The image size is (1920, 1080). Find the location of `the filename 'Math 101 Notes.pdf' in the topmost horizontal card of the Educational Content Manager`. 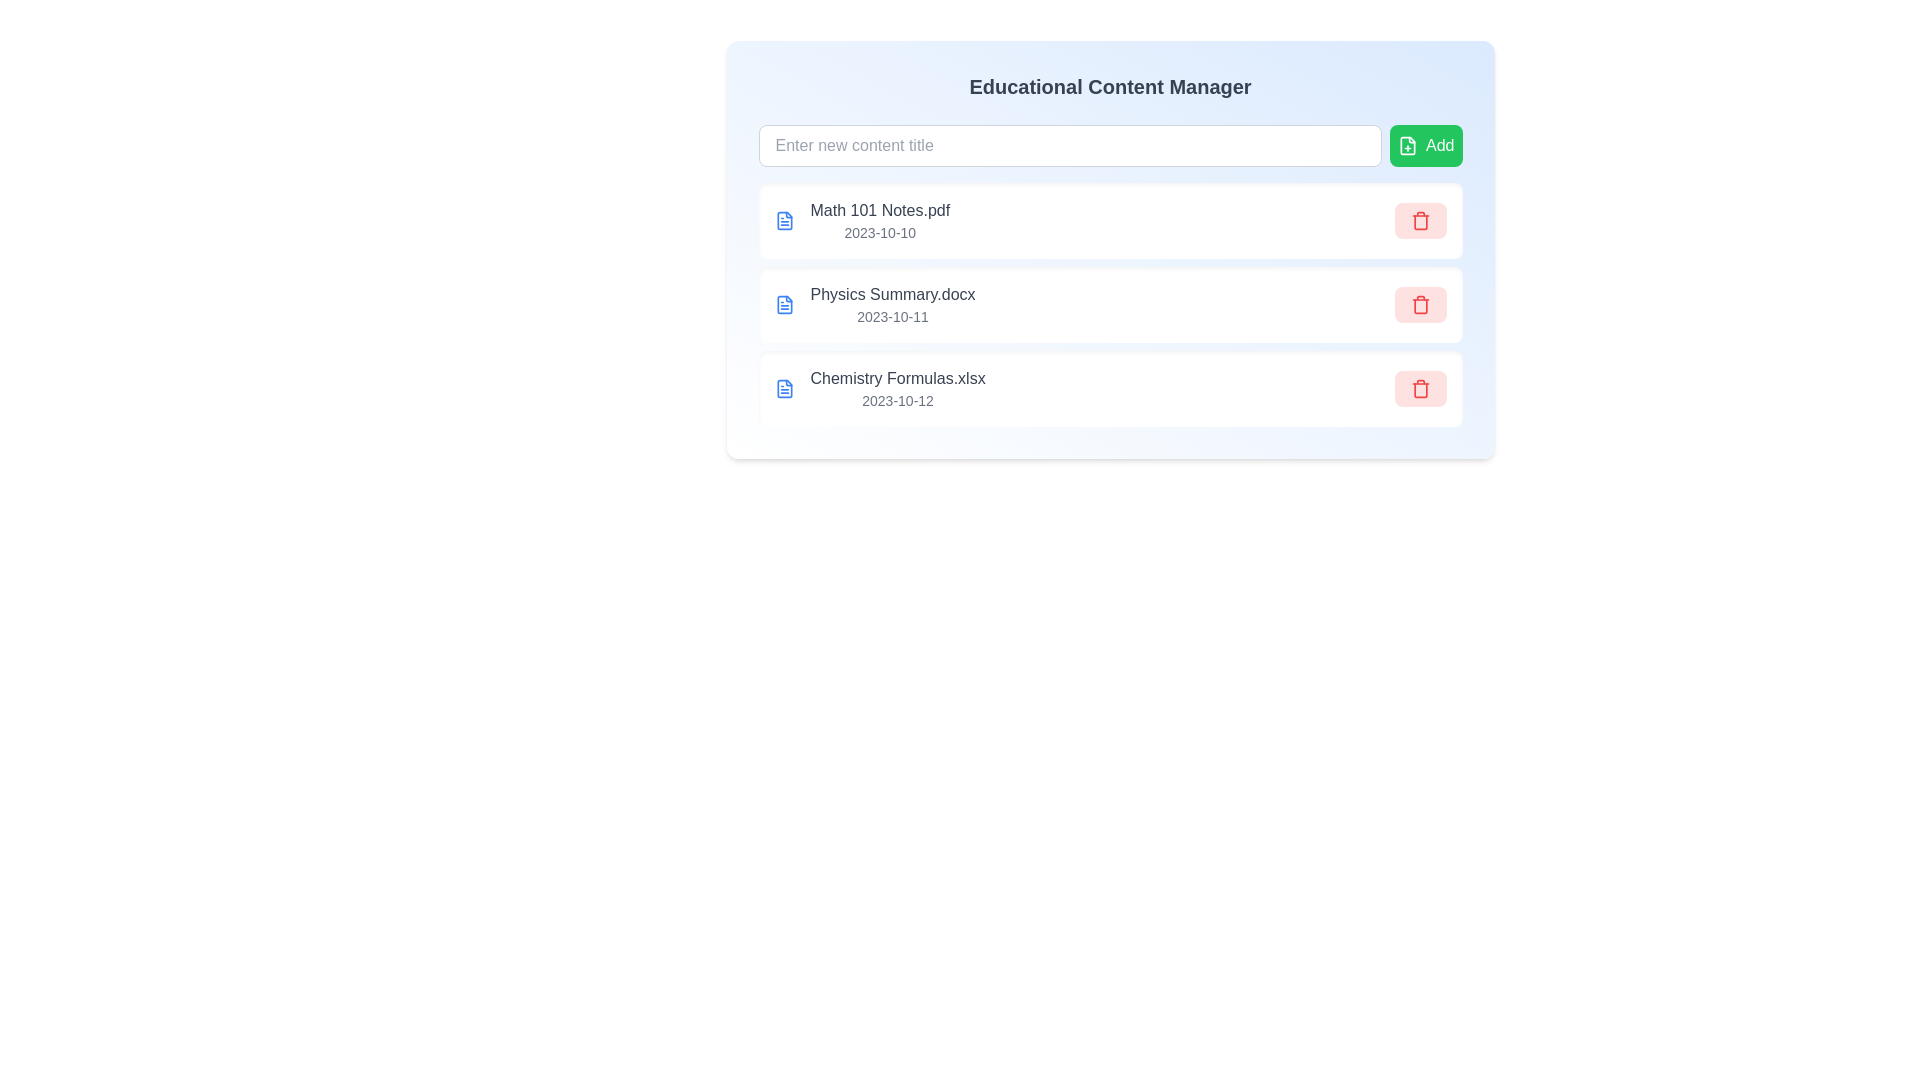

the filename 'Math 101 Notes.pdf' in the topmost horizontal card of the Educational Content Manager is located at coordinates (1109, 249).